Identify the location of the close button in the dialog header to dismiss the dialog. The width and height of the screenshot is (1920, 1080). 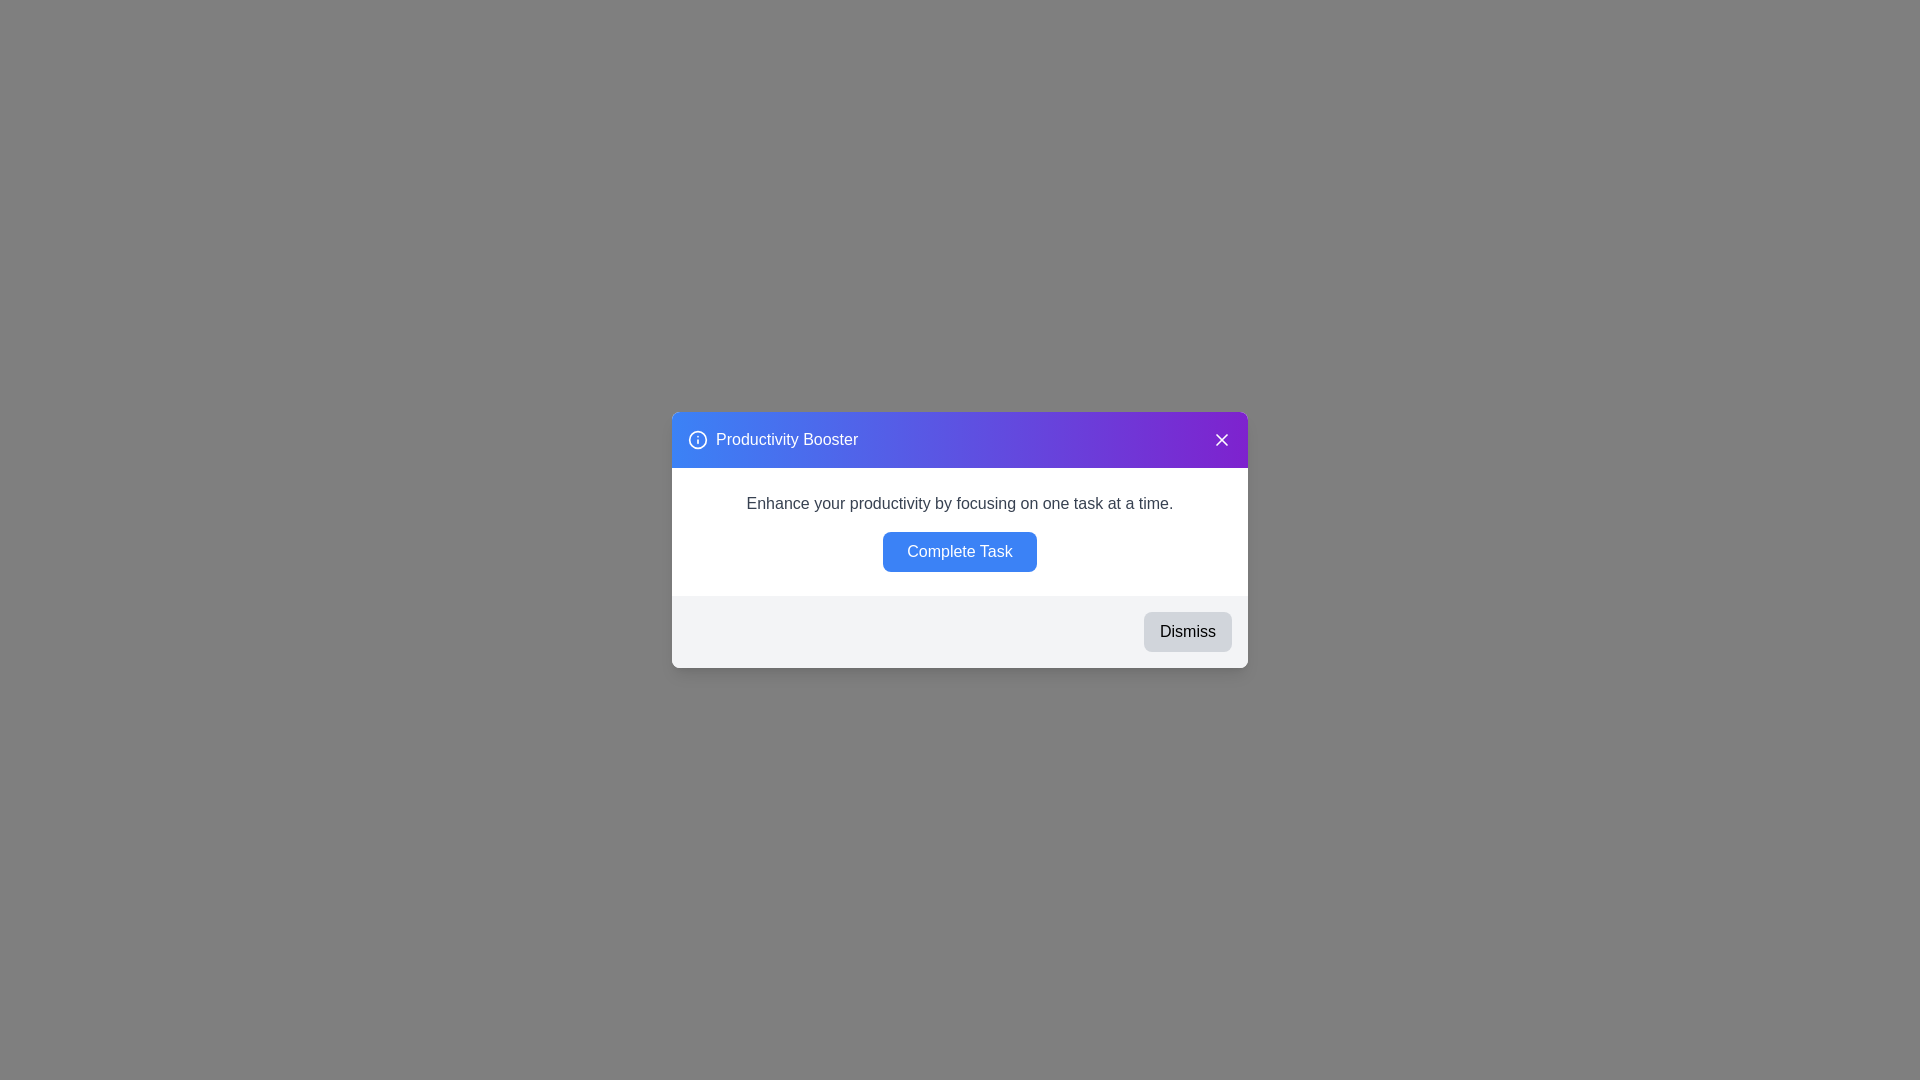
(1221, 438).